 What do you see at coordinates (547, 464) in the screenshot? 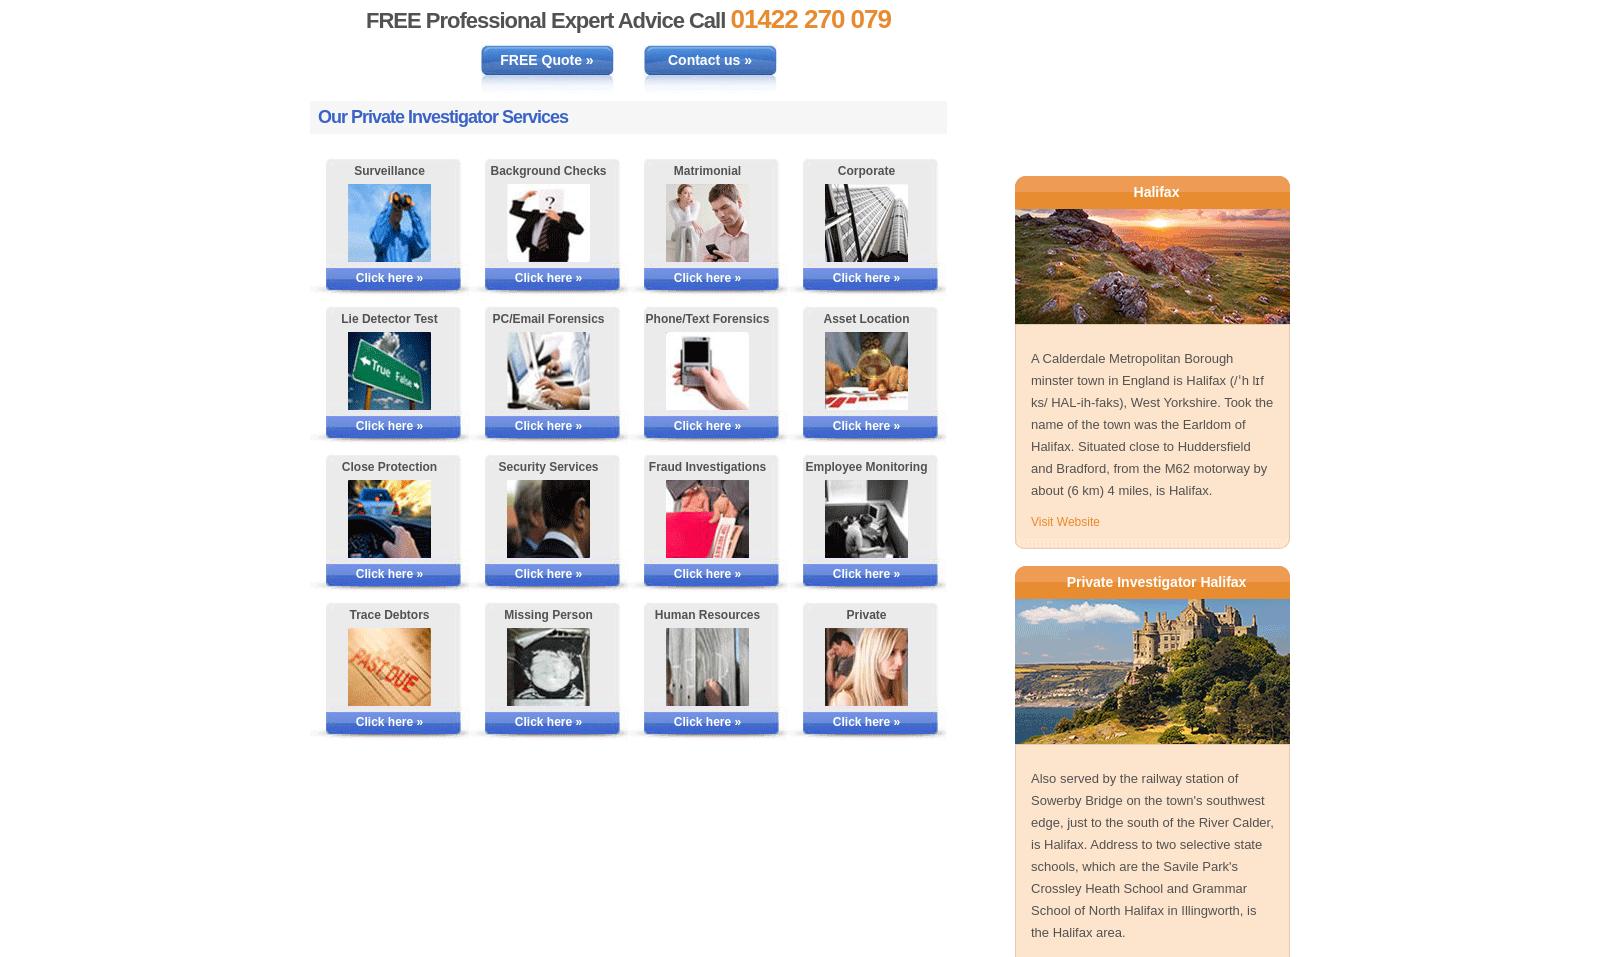
I see `'Security Services'` at bounding box center [547, 464].